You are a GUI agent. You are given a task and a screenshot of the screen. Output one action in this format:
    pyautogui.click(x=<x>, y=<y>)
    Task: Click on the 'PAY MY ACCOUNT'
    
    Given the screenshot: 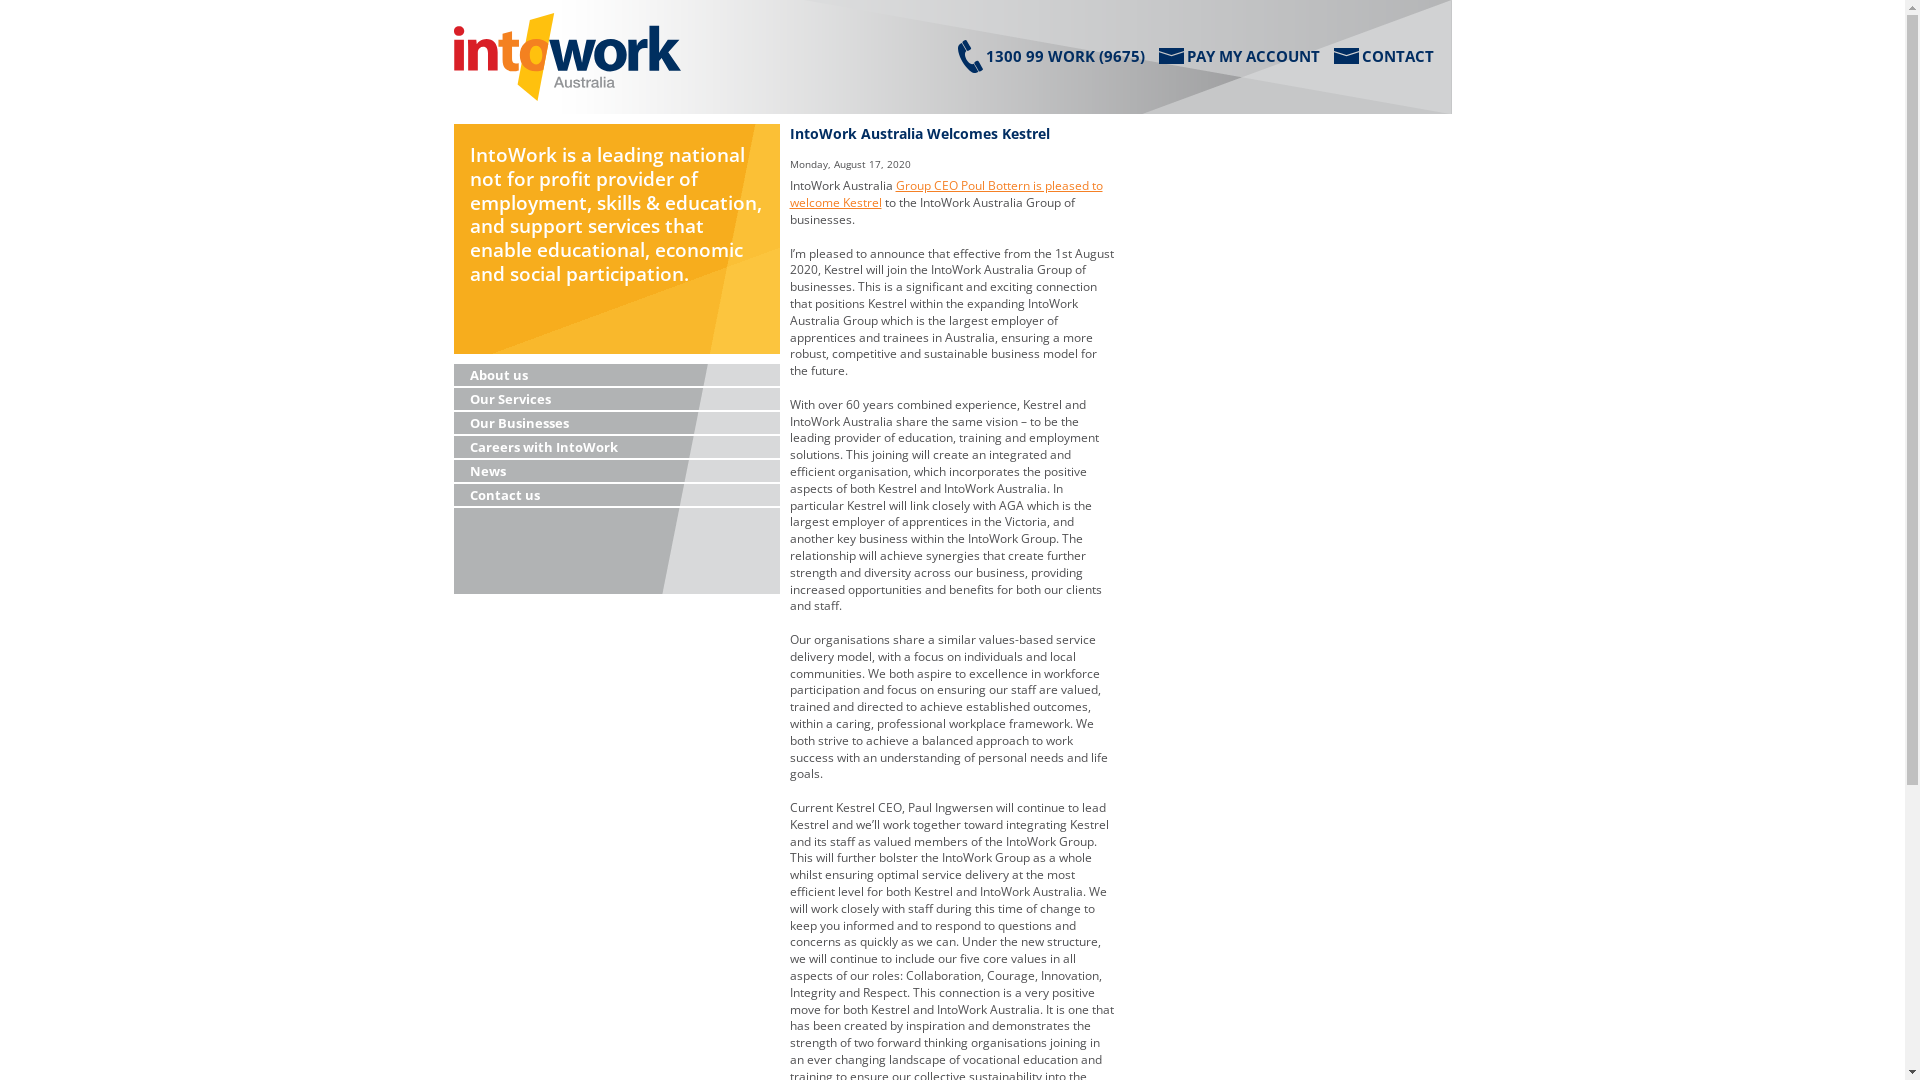 What is the action you would take?
    pyautogui.click(x=1237, y=55)
    